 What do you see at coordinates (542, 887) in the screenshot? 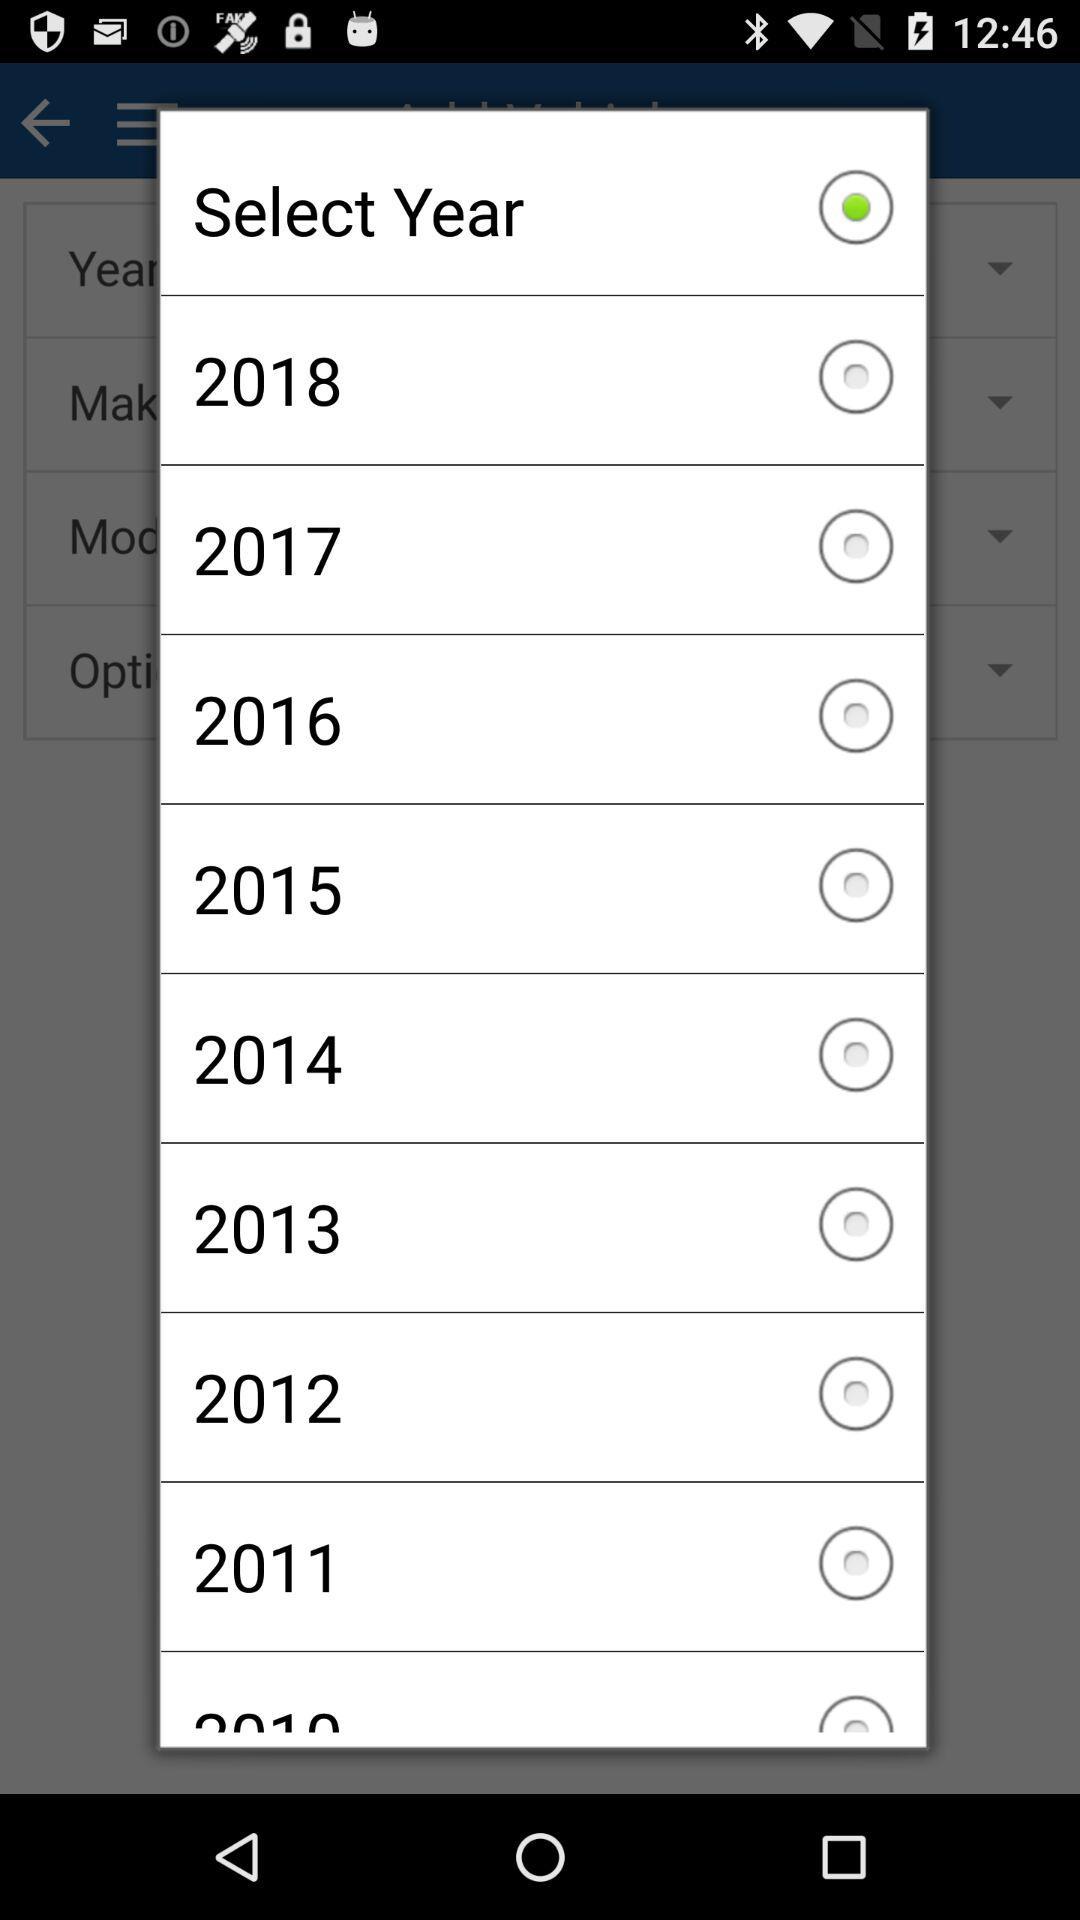
I see `the icon above 2014 icon` at bounding box center [542, 887].